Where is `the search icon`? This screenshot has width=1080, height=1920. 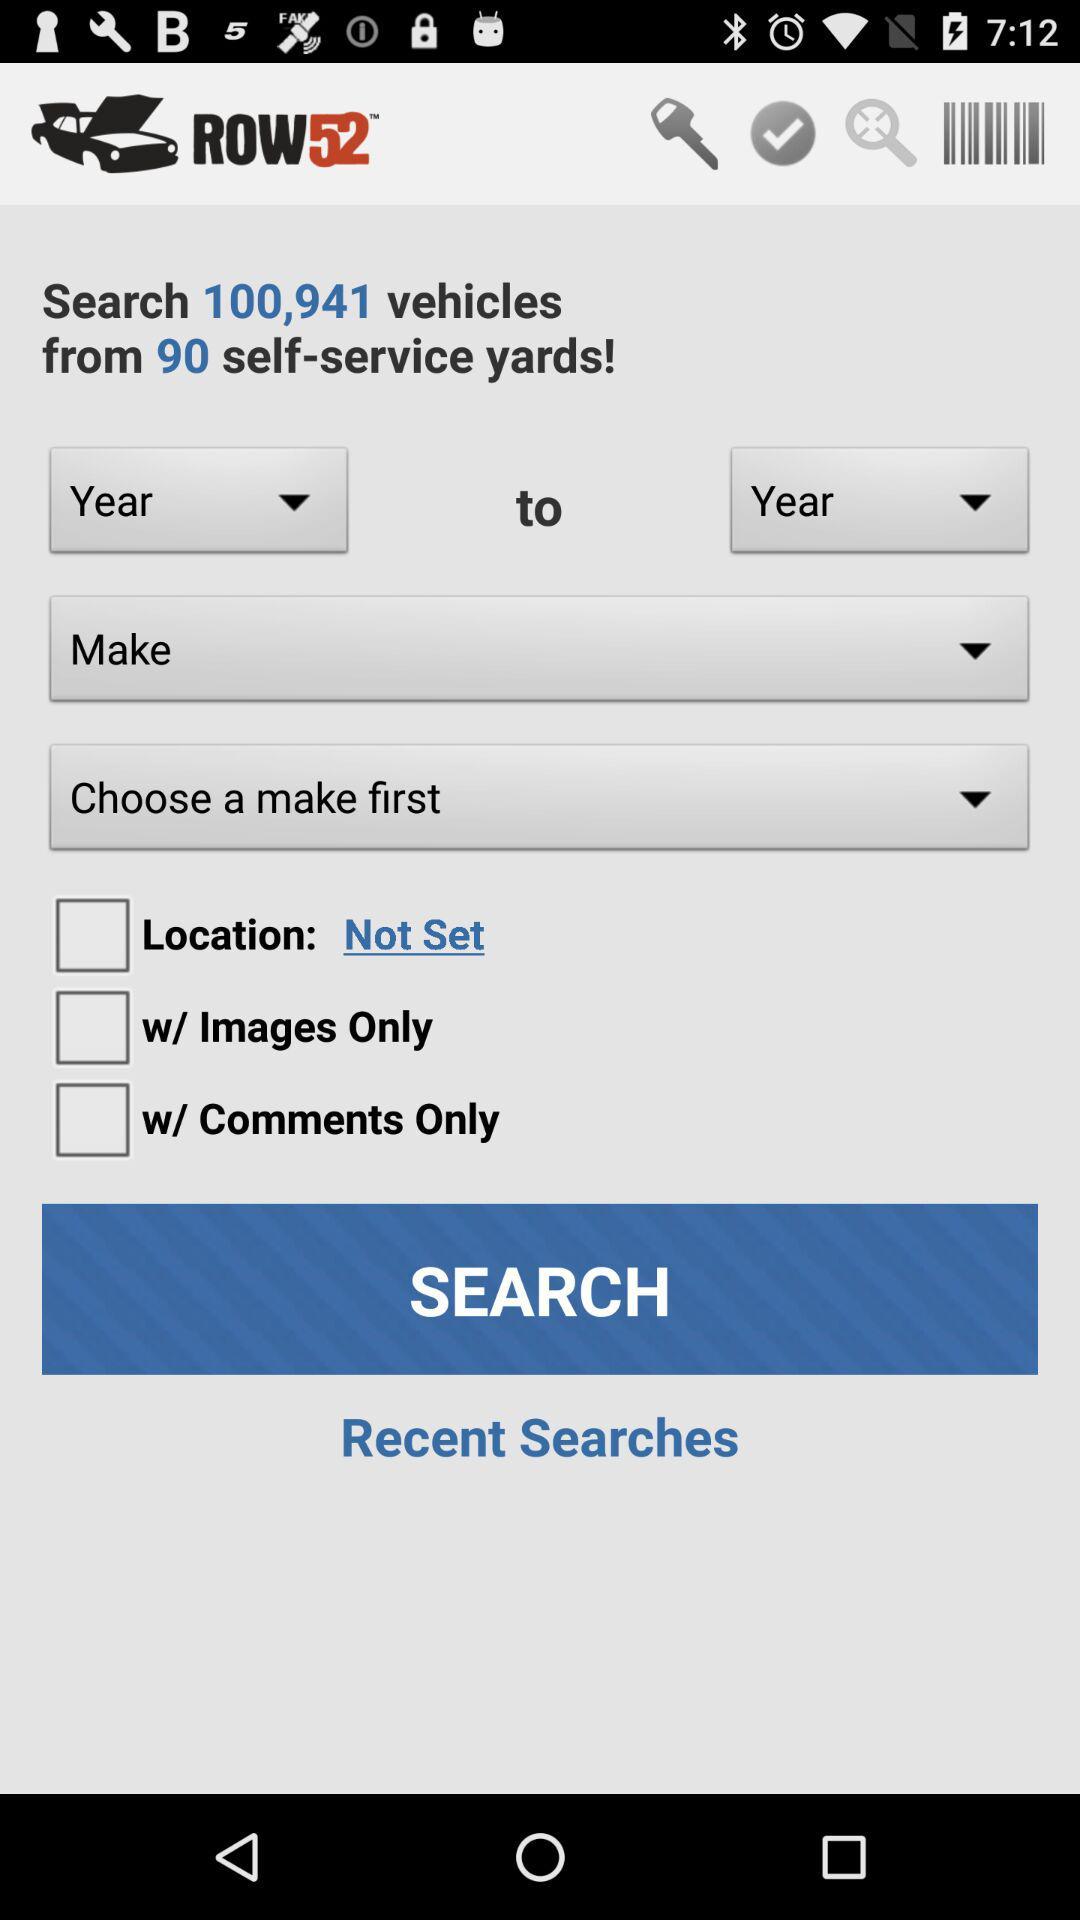
the search icon is located at coordinates (880, 142).